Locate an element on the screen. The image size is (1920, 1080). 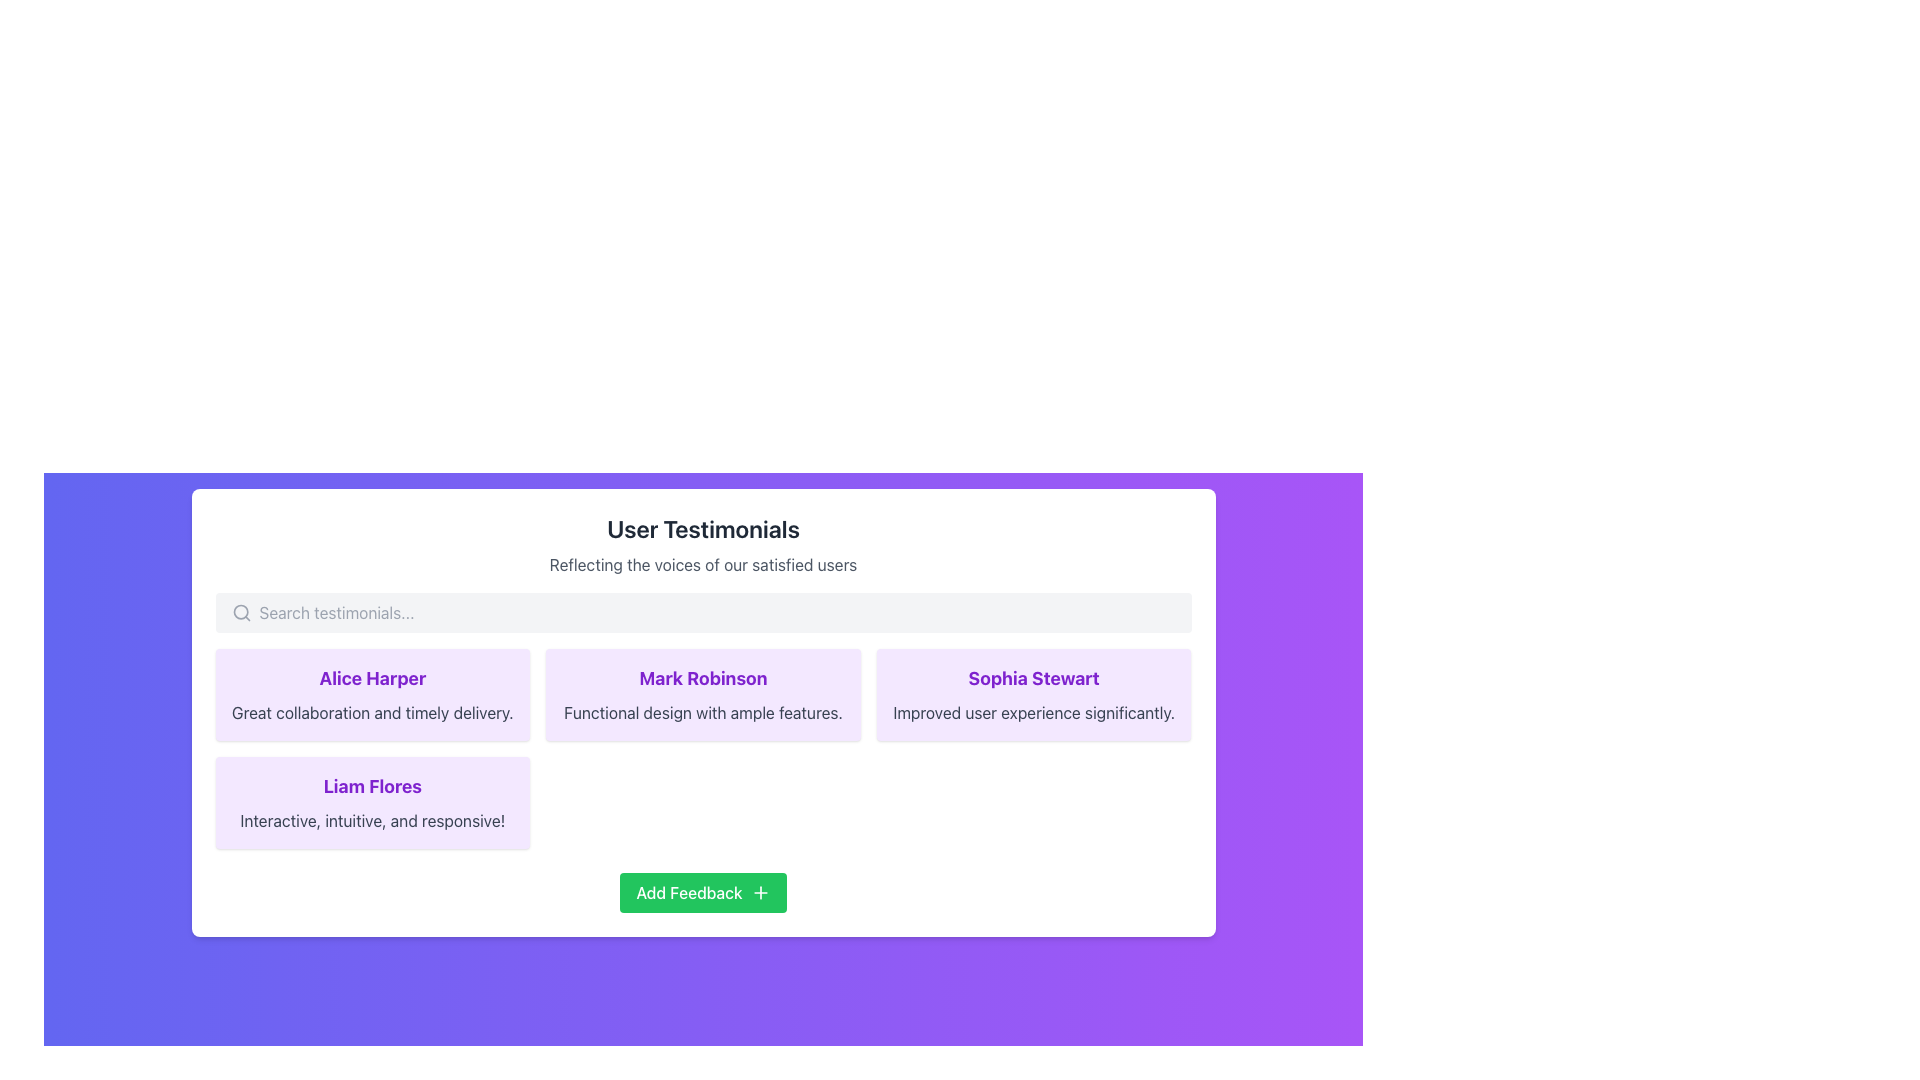
the text label displaying the message 'Interactive, intuitive, and responsive!', which is located beneath the name 'Liam Flores' in a card-like testimonial box is located at coordinates (372, 821).